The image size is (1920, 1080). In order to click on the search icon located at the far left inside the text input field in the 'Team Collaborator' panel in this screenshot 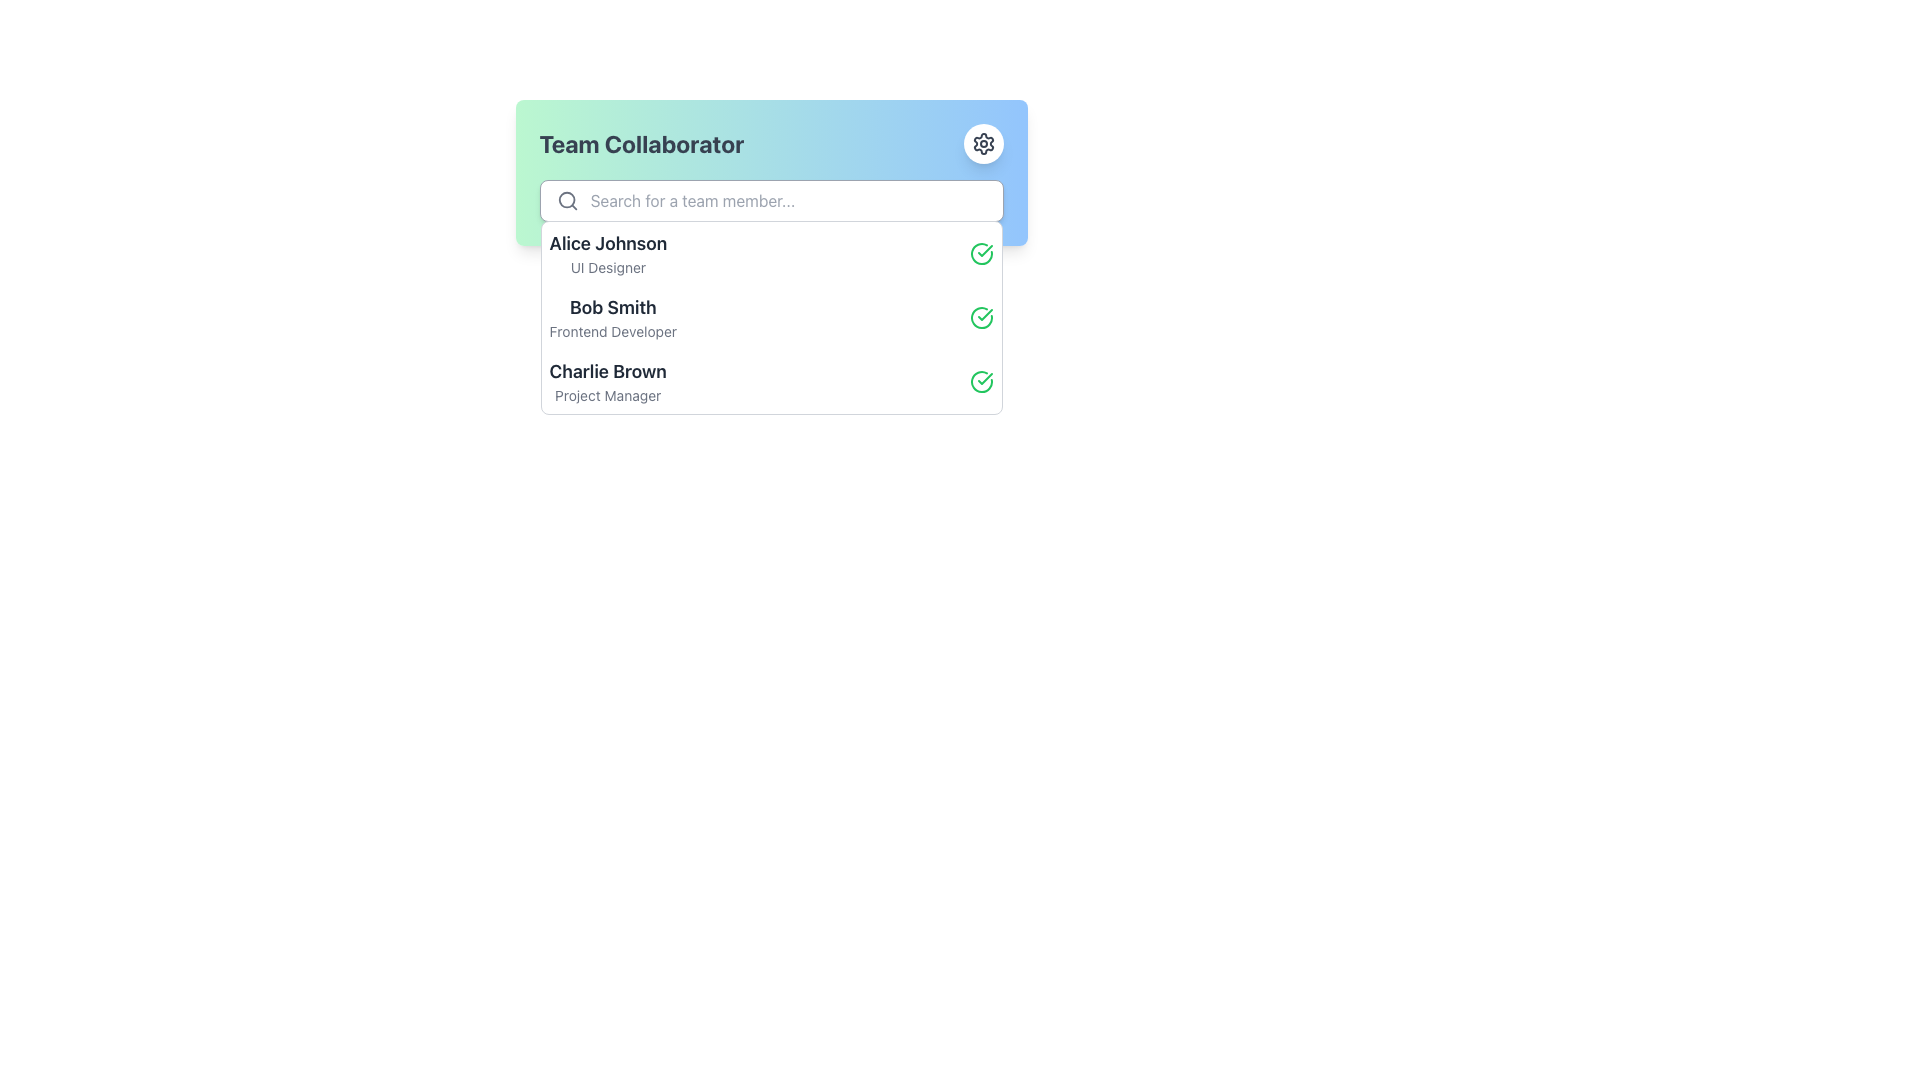, I will do `click(566, 200)`.